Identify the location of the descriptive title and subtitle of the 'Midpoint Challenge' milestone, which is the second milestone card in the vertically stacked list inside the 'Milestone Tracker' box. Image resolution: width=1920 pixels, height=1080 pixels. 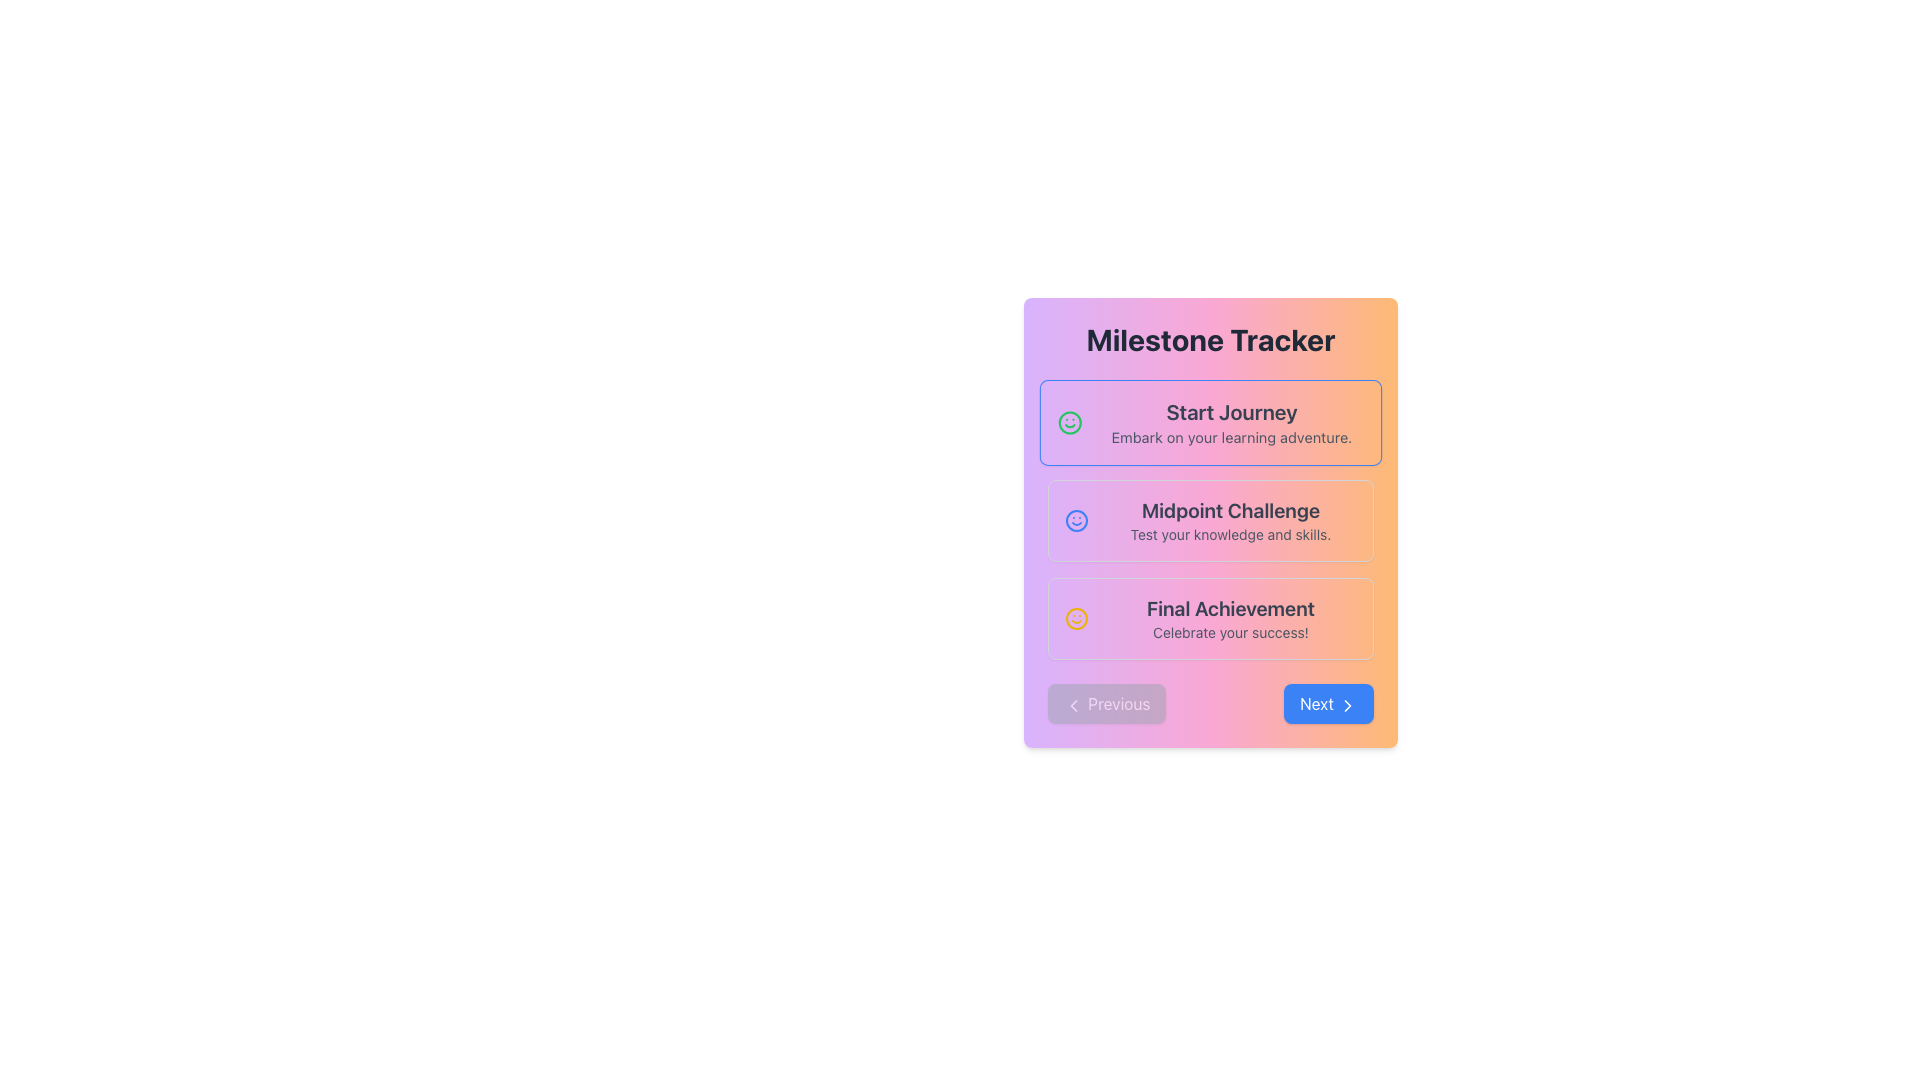
(1229, 519).